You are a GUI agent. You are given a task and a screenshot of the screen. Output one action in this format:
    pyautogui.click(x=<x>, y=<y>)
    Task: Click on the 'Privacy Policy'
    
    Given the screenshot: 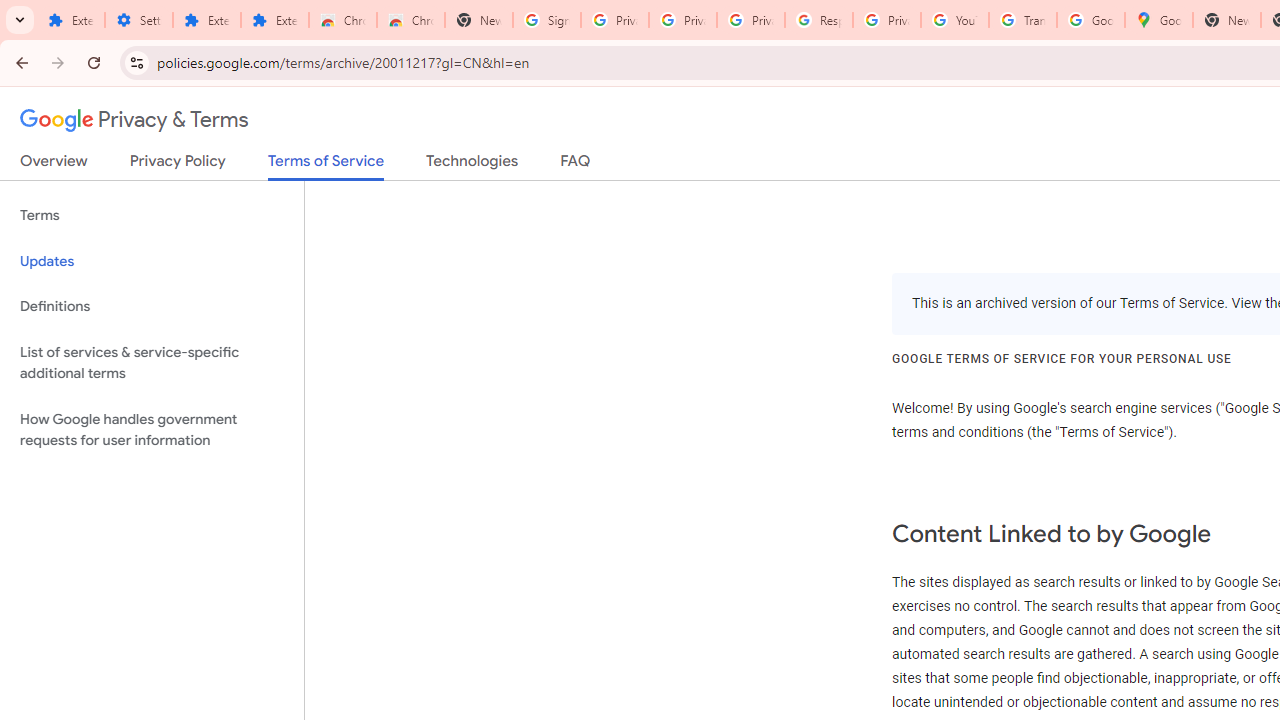 What is the action you would take?
    pyautogui.click(x=177, y=164)
    